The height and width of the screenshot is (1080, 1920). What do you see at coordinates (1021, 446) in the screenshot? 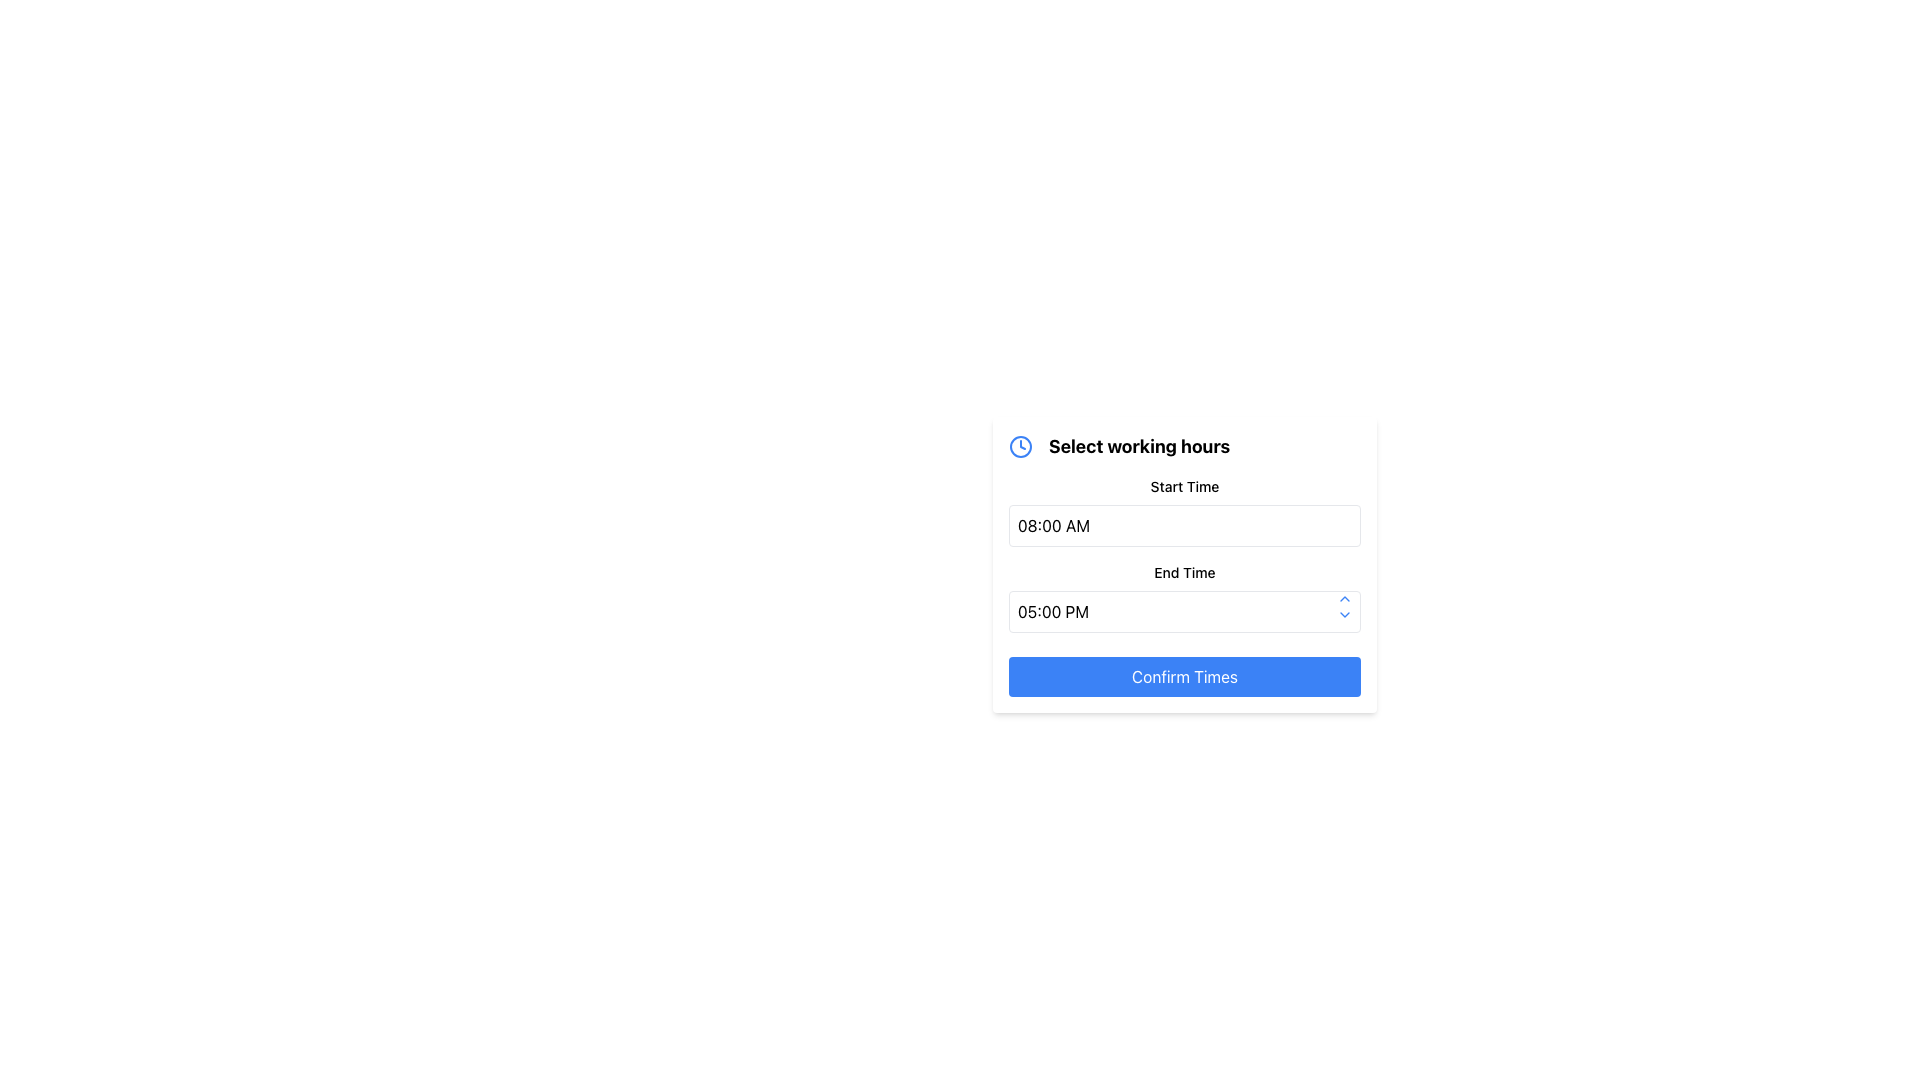
I see `the circular outline of the clock icon located at the top-left of the dialog box, adjacent to the text 'Select working hours'` at bounding box center [1021, 446].